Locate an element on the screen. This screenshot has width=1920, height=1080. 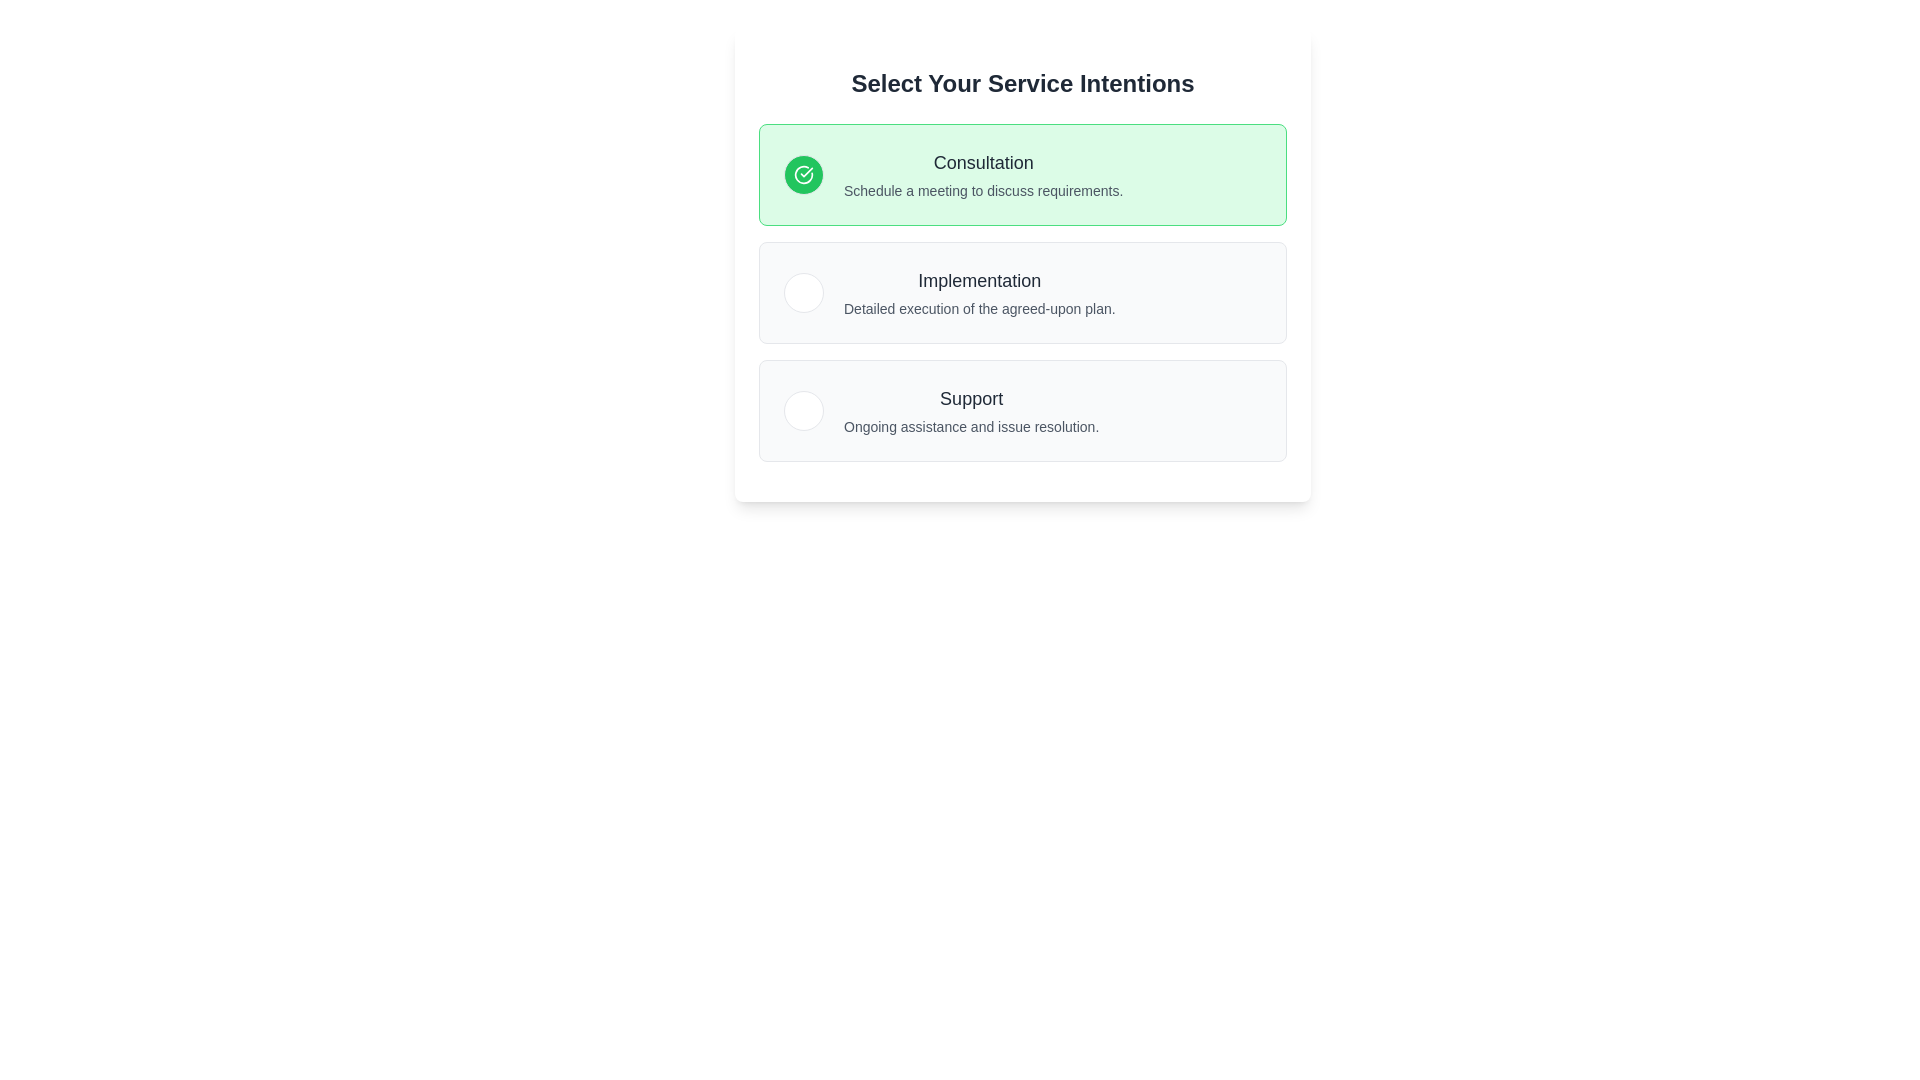
descriptive text of the label indicating the selectable option 'Implementation', which is the second option in a vertical list of three options is located at coordinates (979, 293).